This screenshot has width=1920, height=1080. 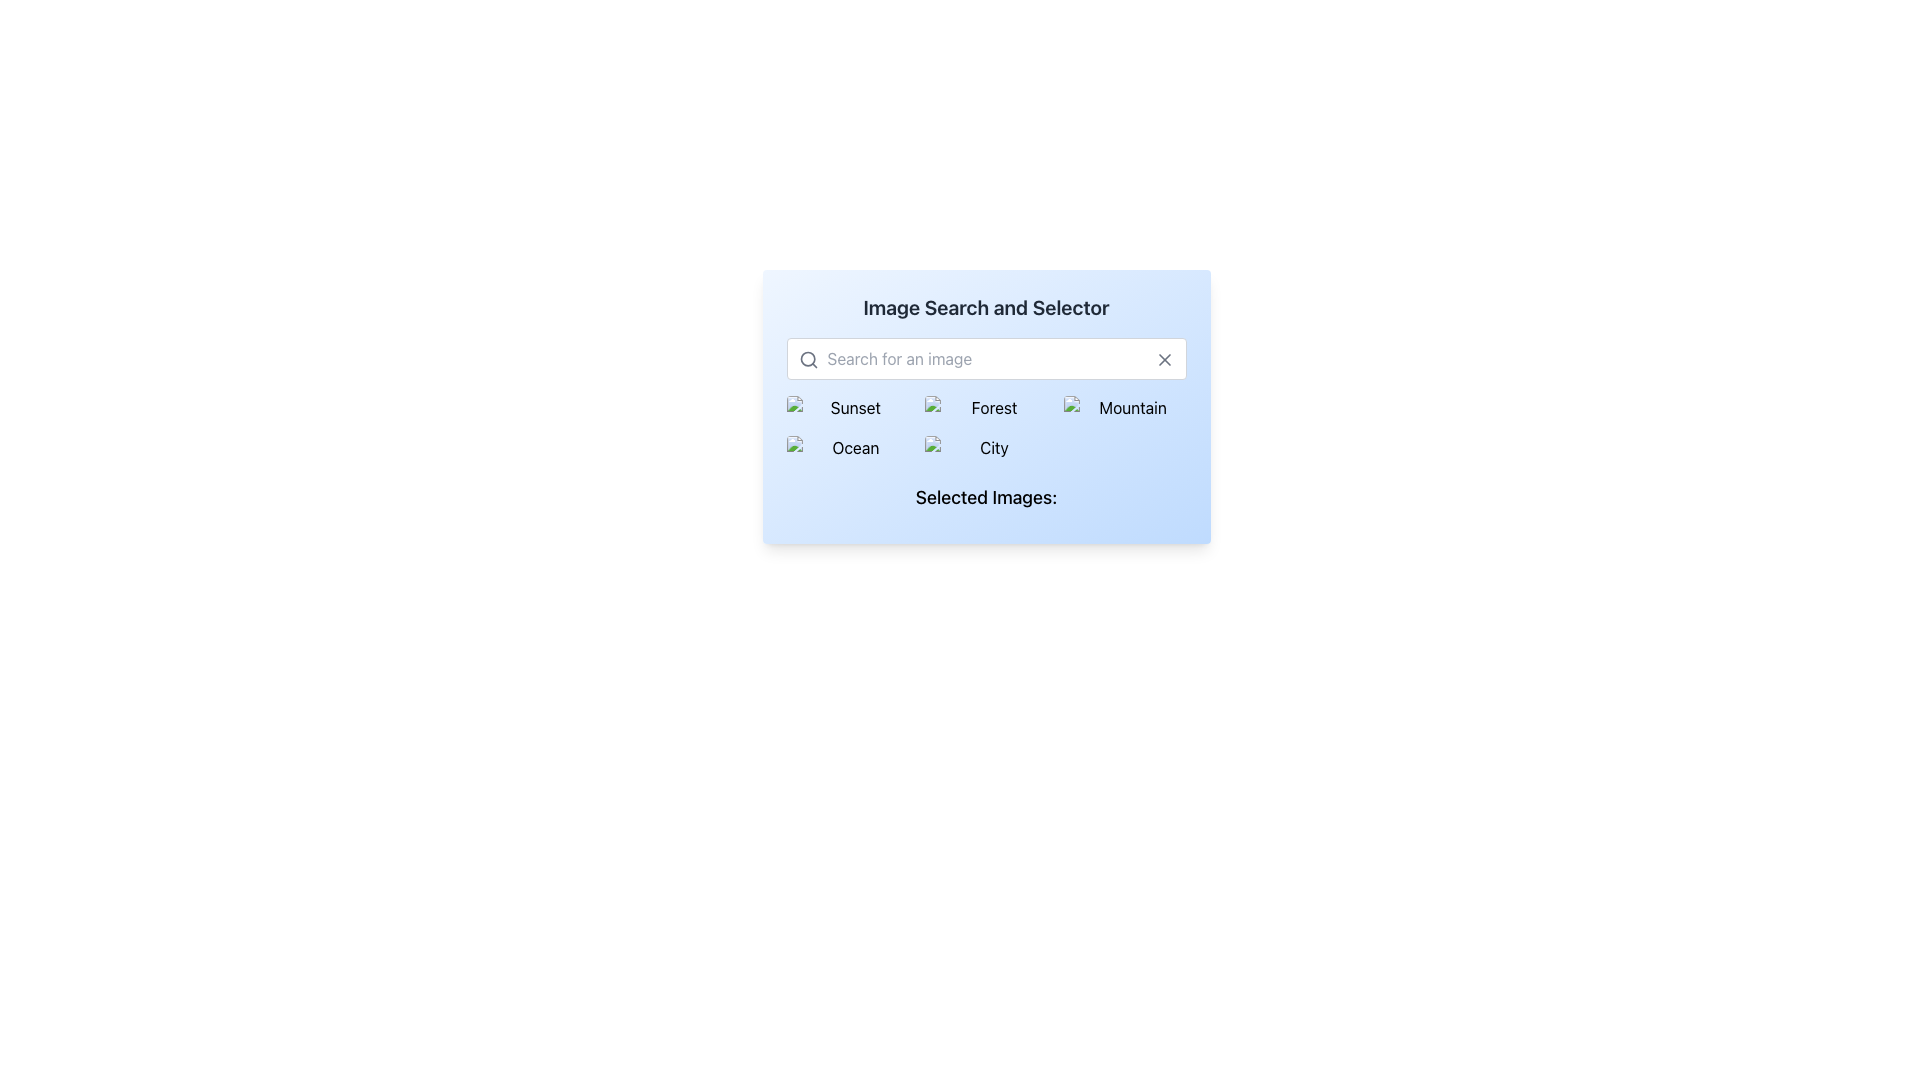 What do you see at coordinates (986, 407) in the screenshot?
I see `the second selectable grid cell labeled 'Forest'` at bounding box center [986, 407].